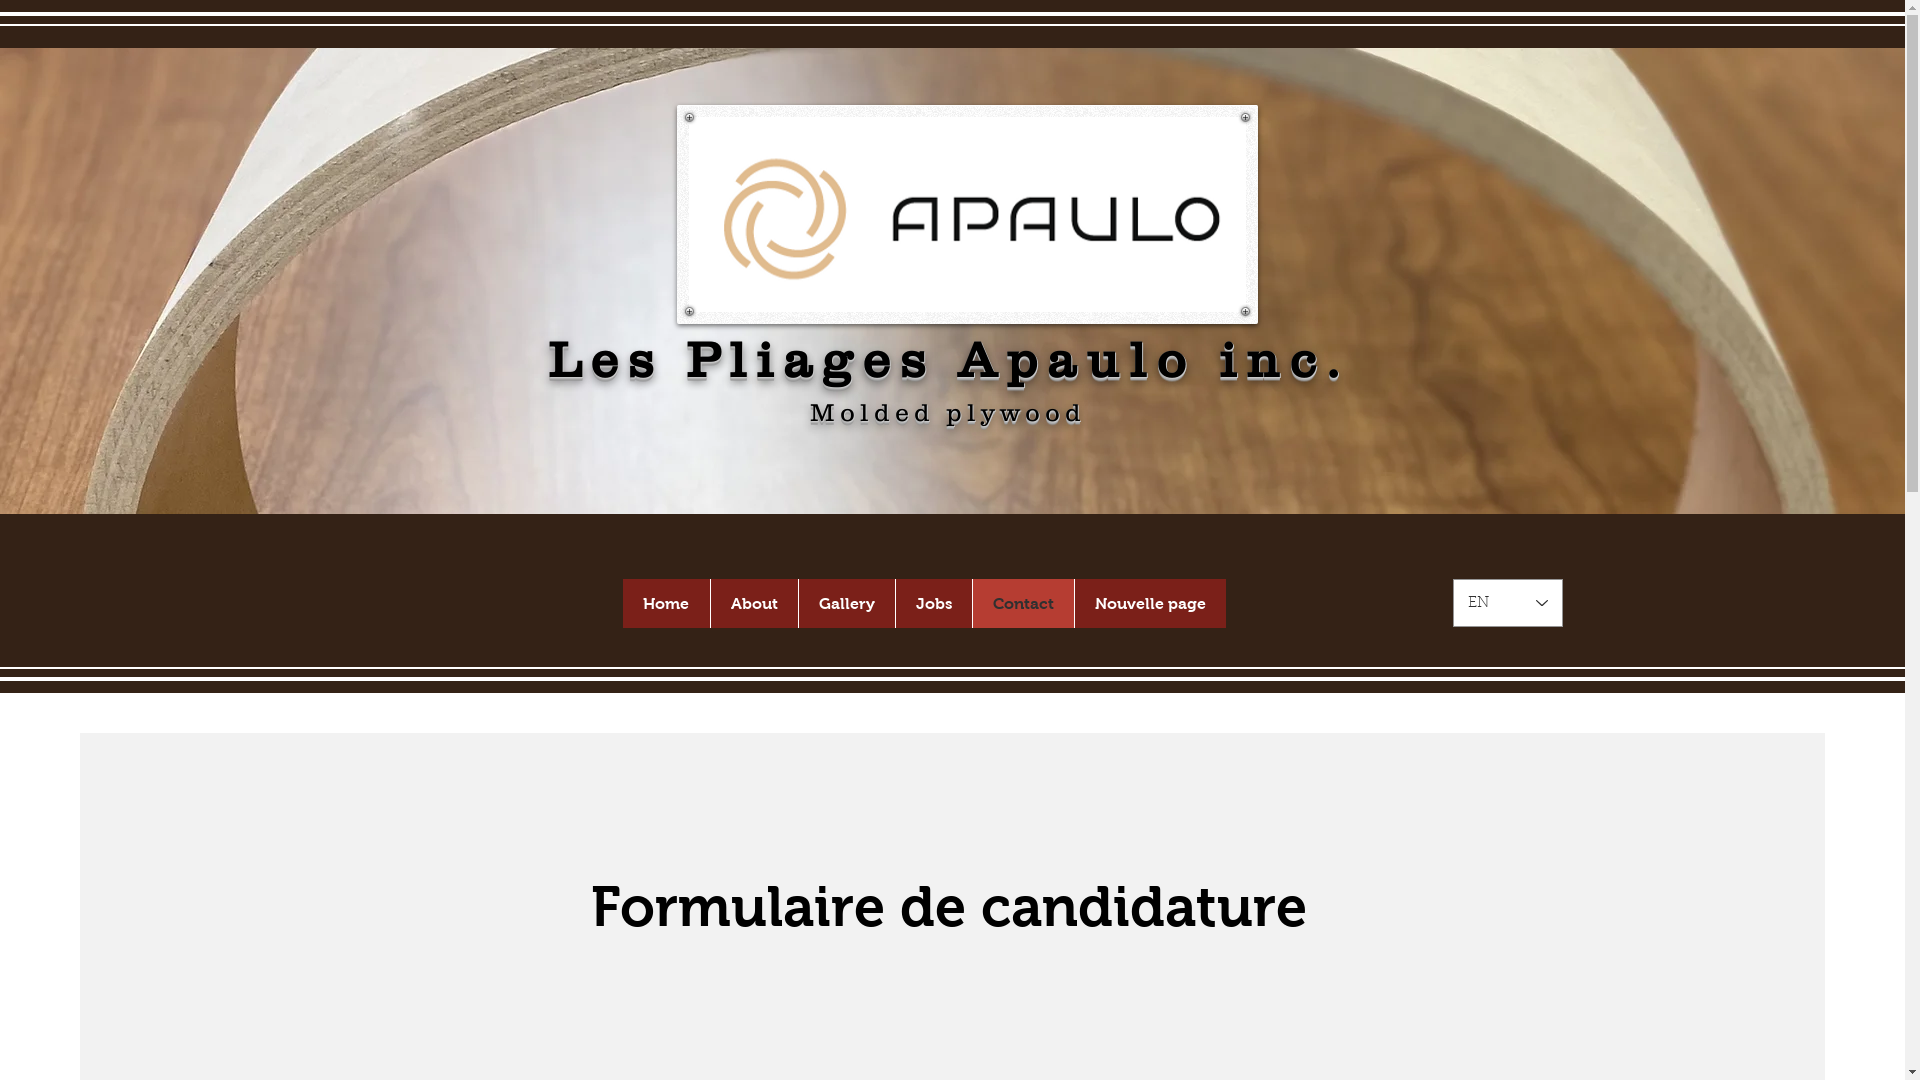 The height and width of the screenshot is (1080, 1920). What do you see at coordinates (1150, 602) in the screenshot?
I see `'Nouvelle page'` at bounding box center [1150, 602].